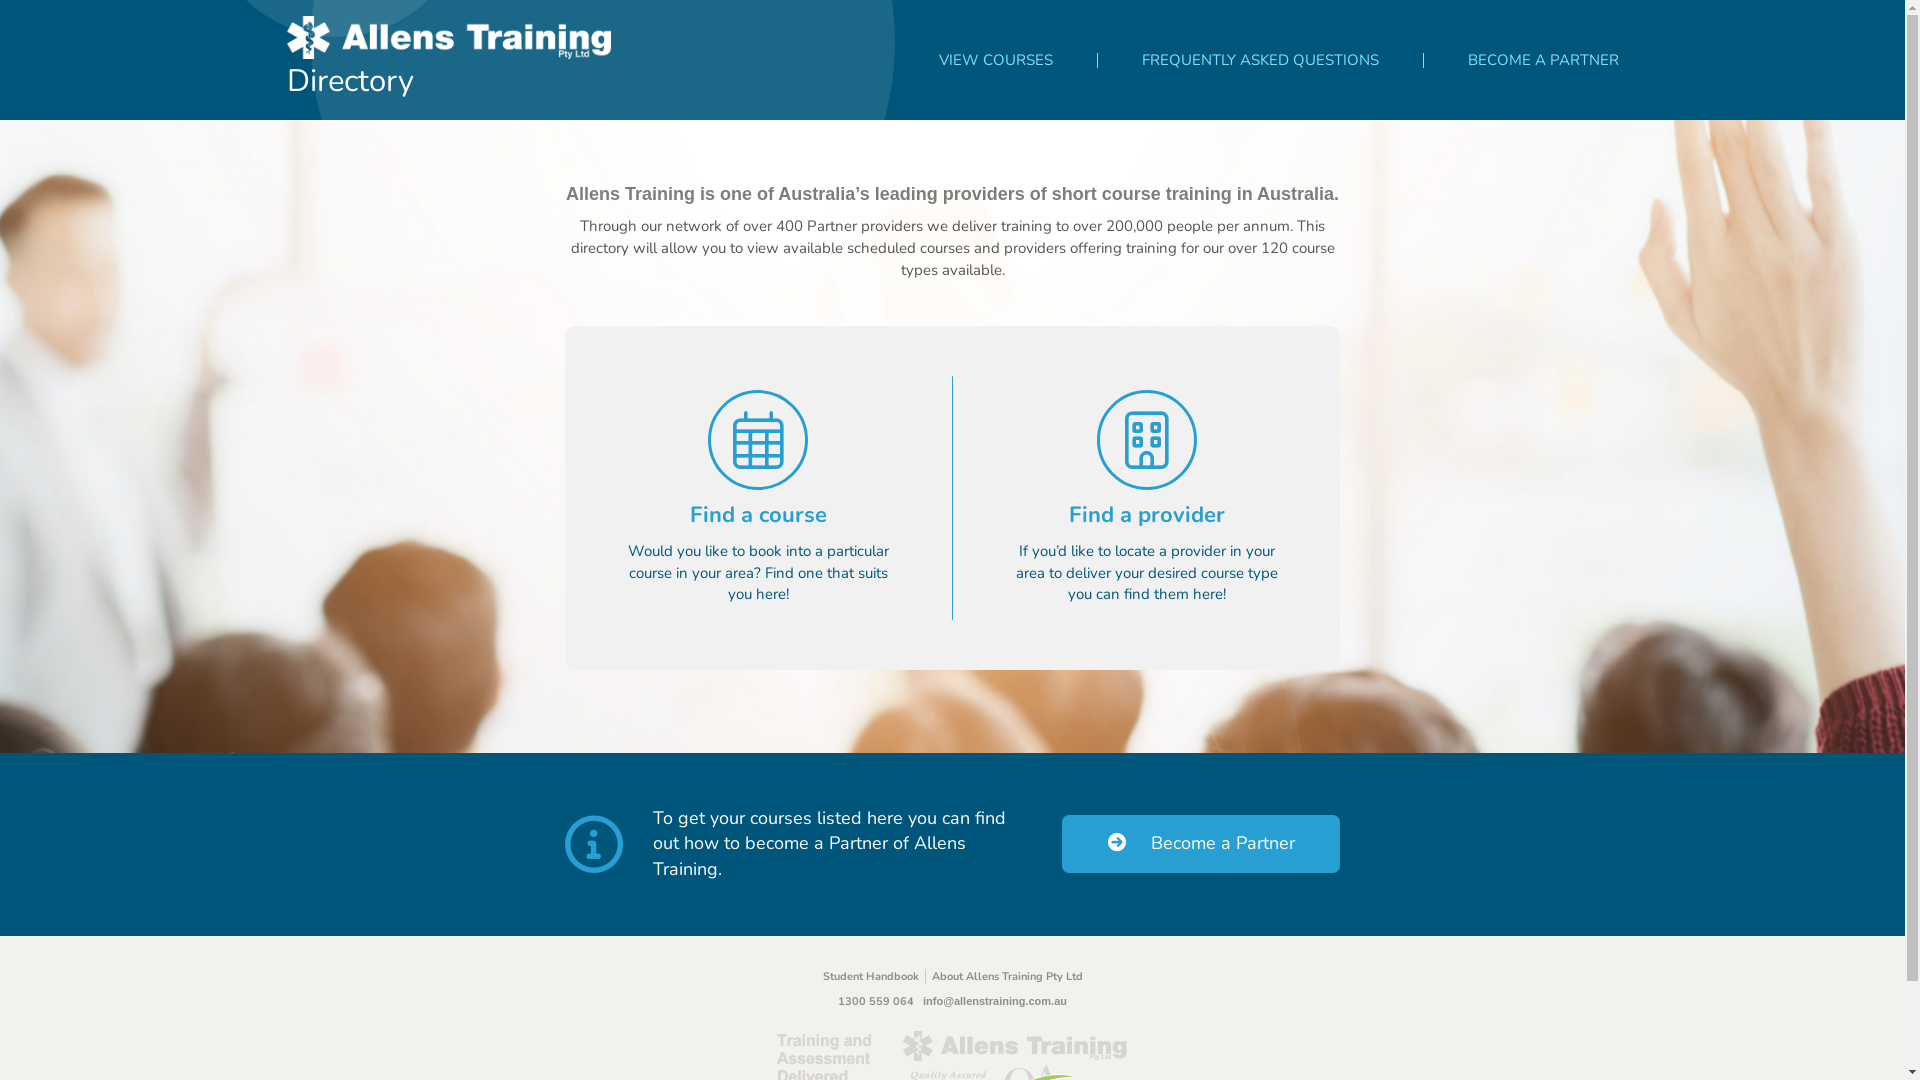 Image resolution: width=1920 pixels, height=1080 pixels. Describe the element at coordinates (1200, 844) in the screenshot. I see `'Become a Partner'` at that location.